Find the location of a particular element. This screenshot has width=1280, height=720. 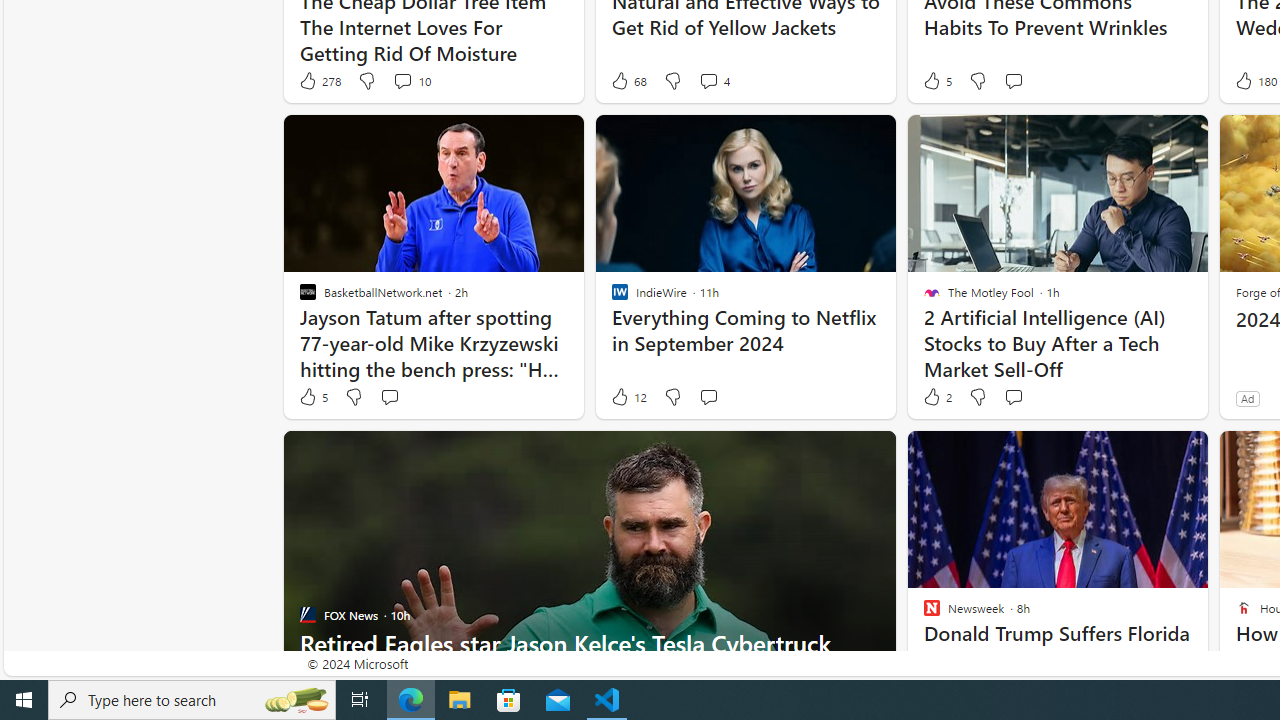

'View comments 10 Comment' is located at coordinates (410, 80).